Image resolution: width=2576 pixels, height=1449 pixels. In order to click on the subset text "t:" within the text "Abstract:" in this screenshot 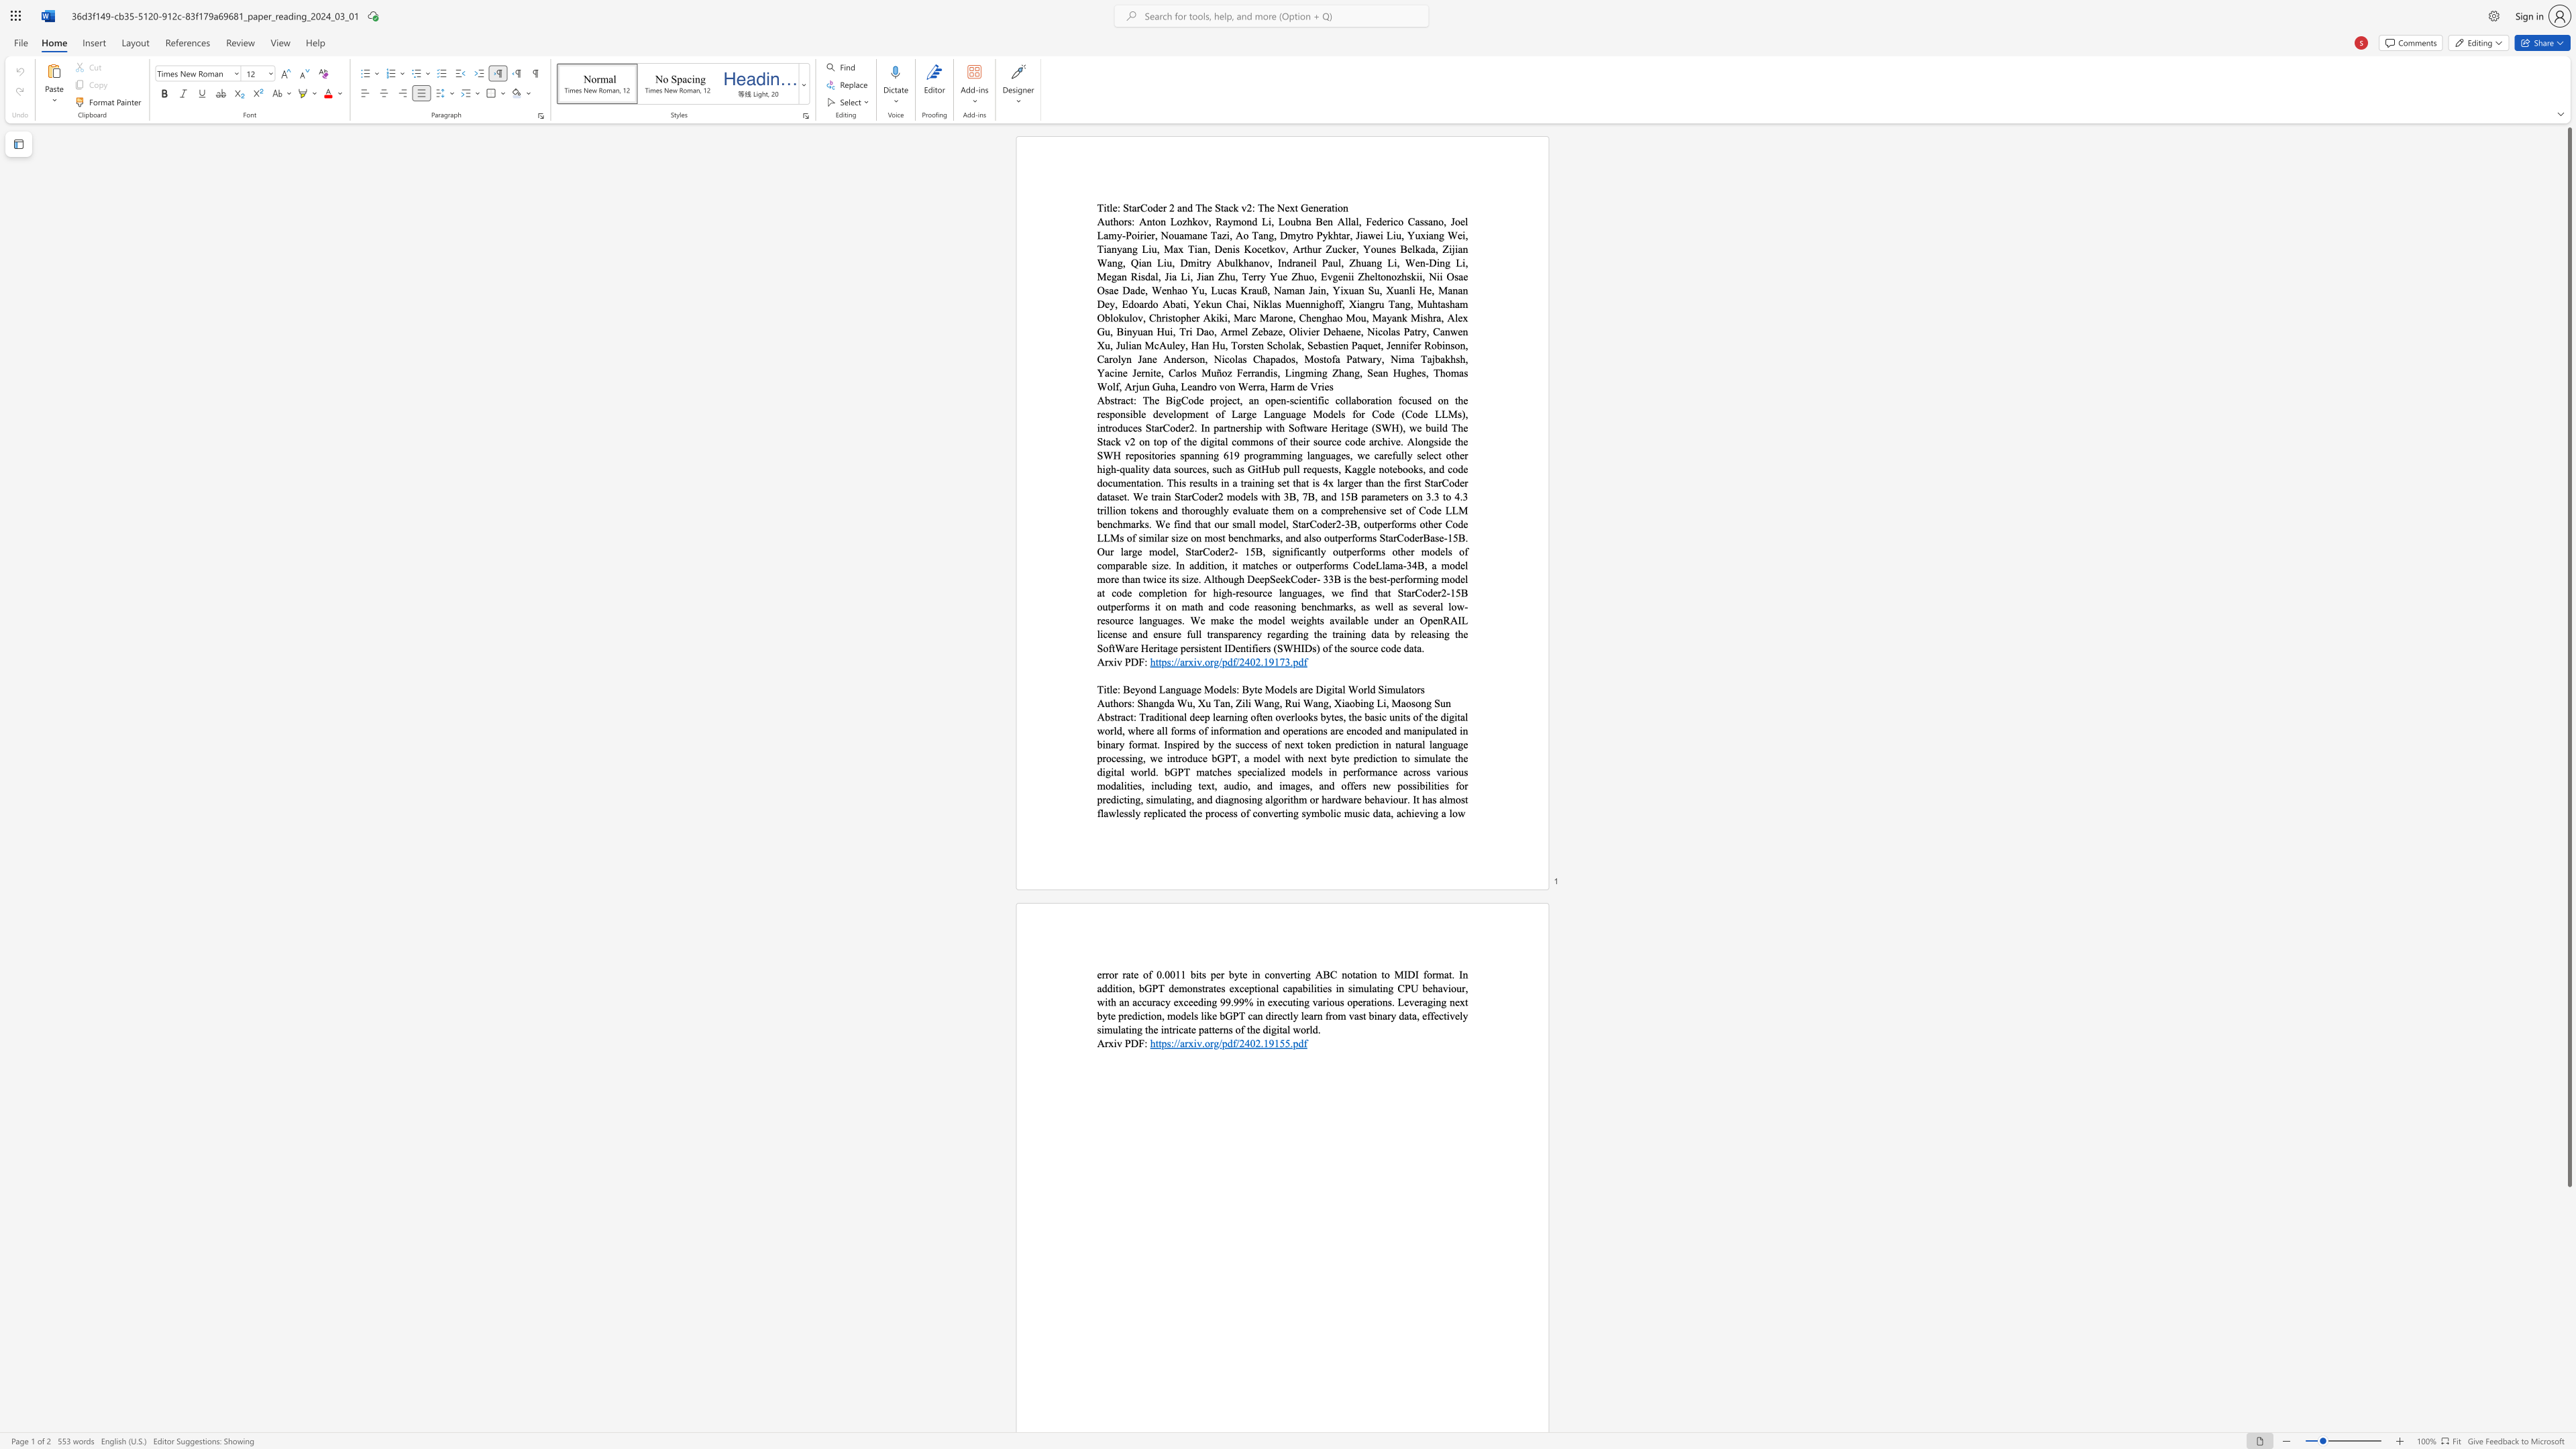, I will do `click(1129, 716)`.